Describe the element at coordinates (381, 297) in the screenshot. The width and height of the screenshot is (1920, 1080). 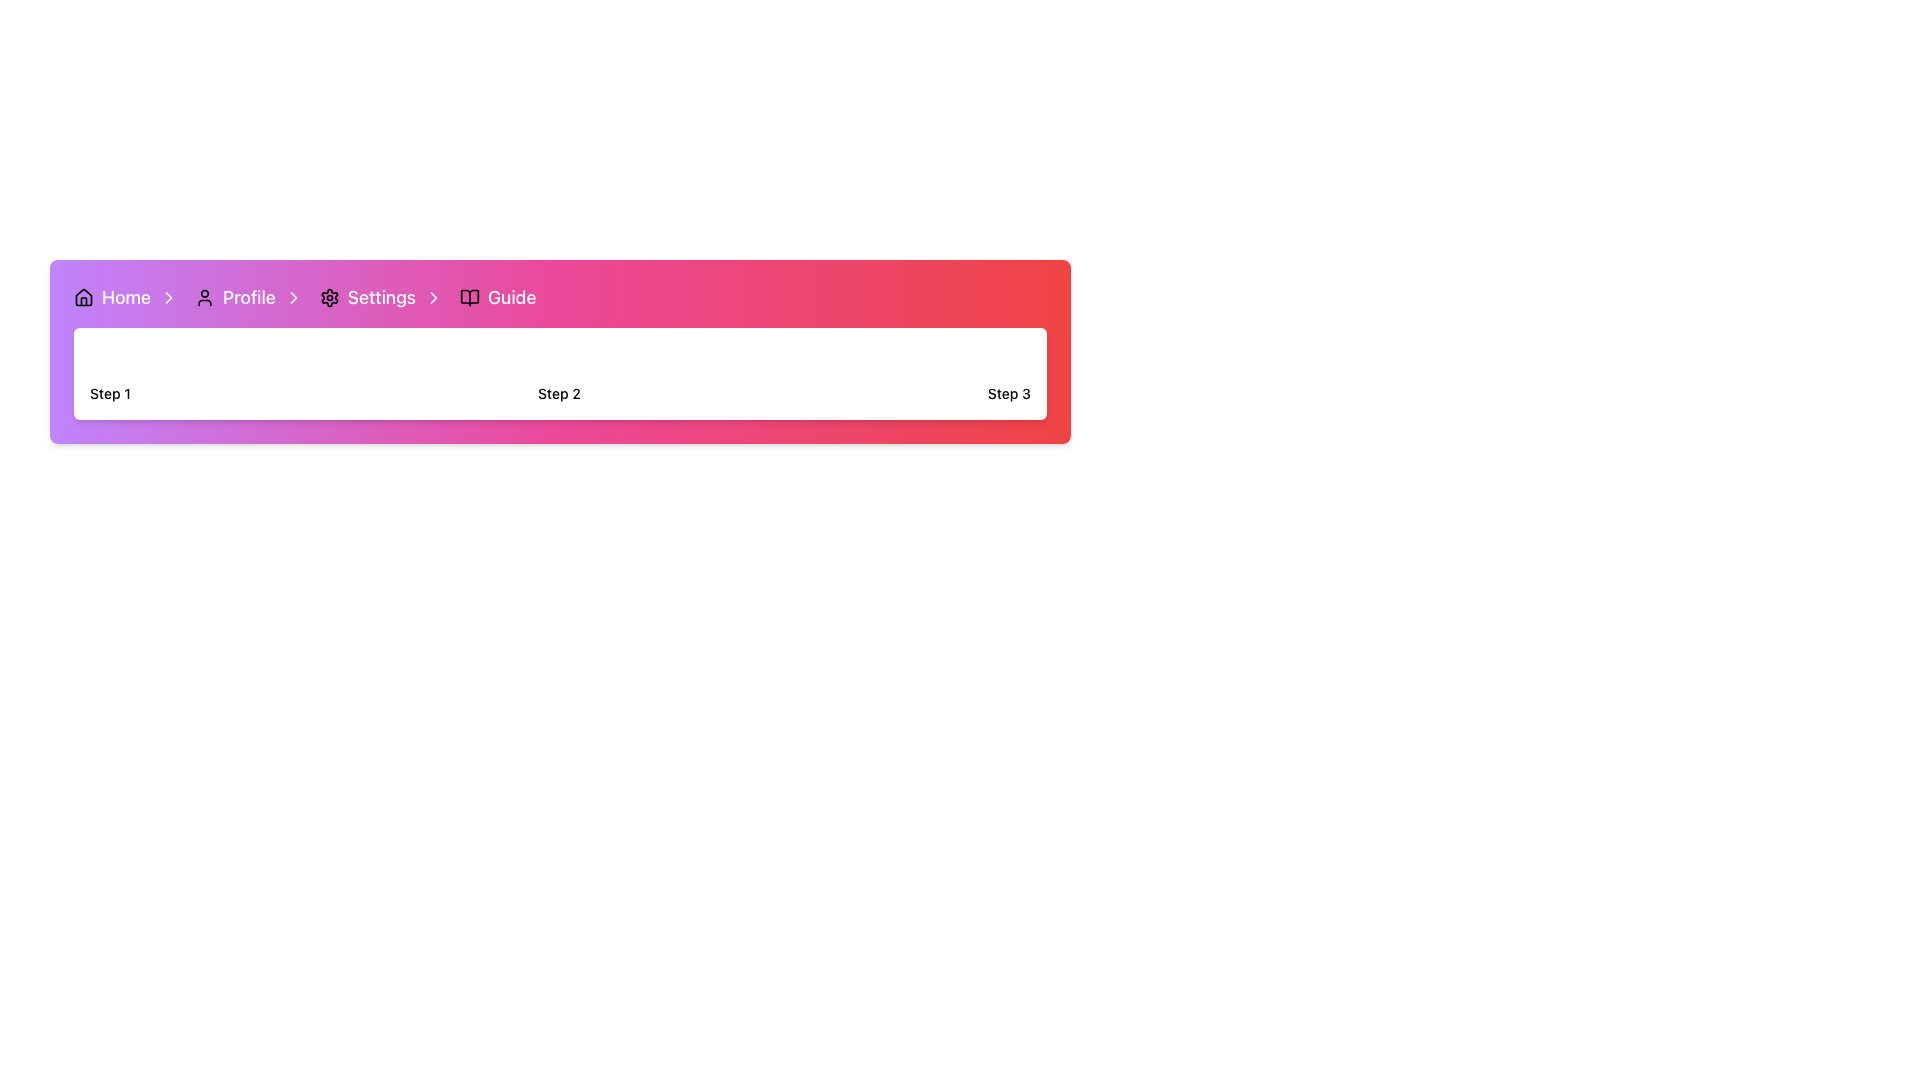
I see `the text label indicating 'Settings' in the breadcrumb navigation bar` at that location.